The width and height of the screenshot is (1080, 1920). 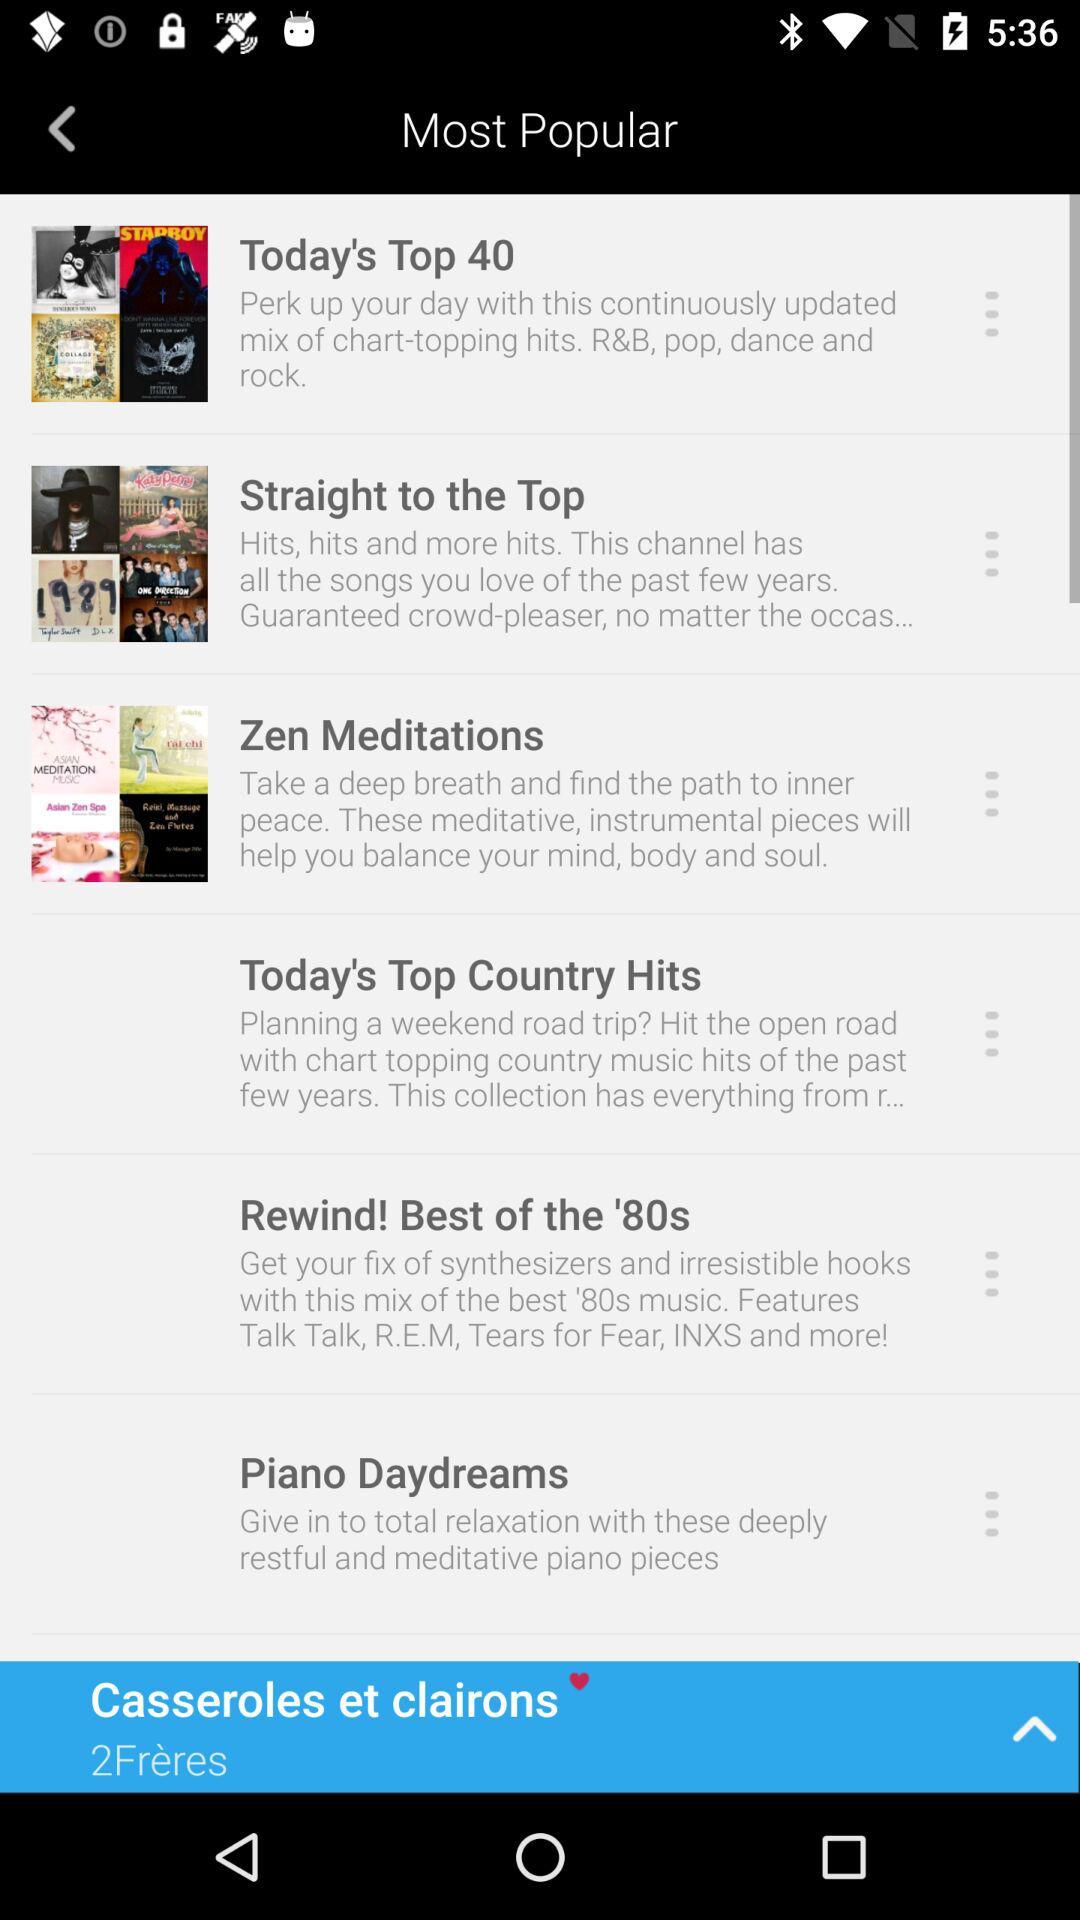 I want to click on the expand_less icon, so click(x=1034, y=1725).